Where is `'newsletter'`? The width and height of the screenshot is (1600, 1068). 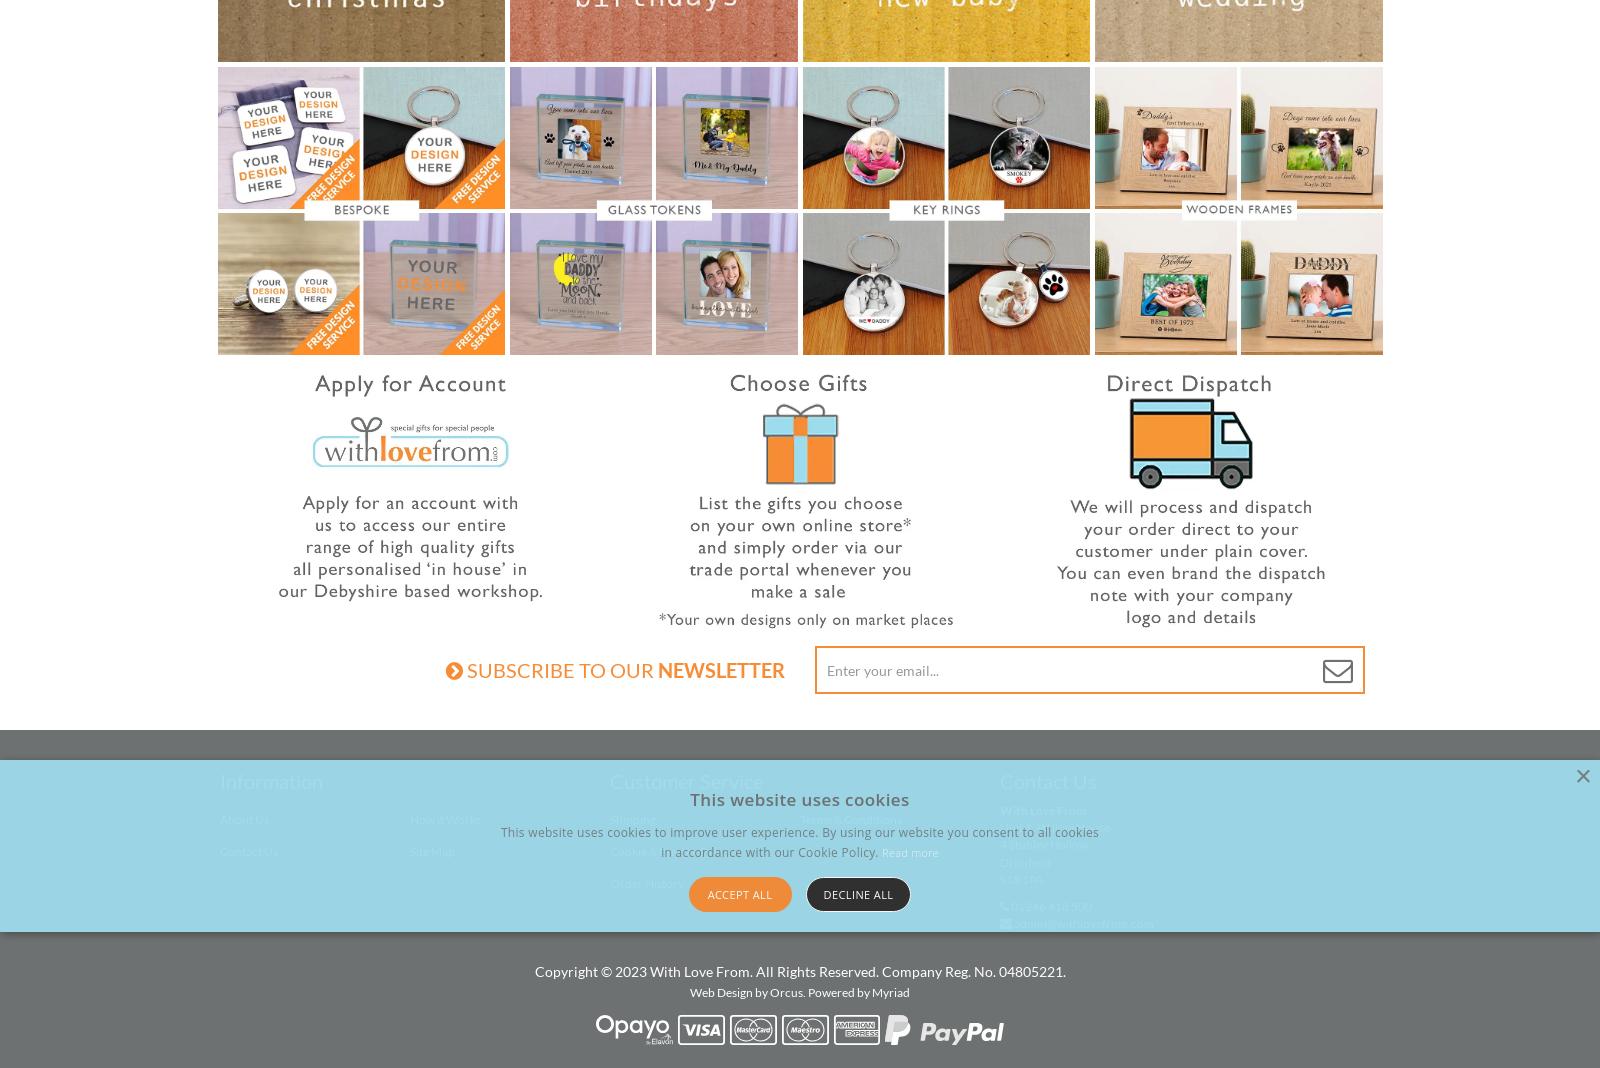 'newsletter' is located at coordinates (721, 669).